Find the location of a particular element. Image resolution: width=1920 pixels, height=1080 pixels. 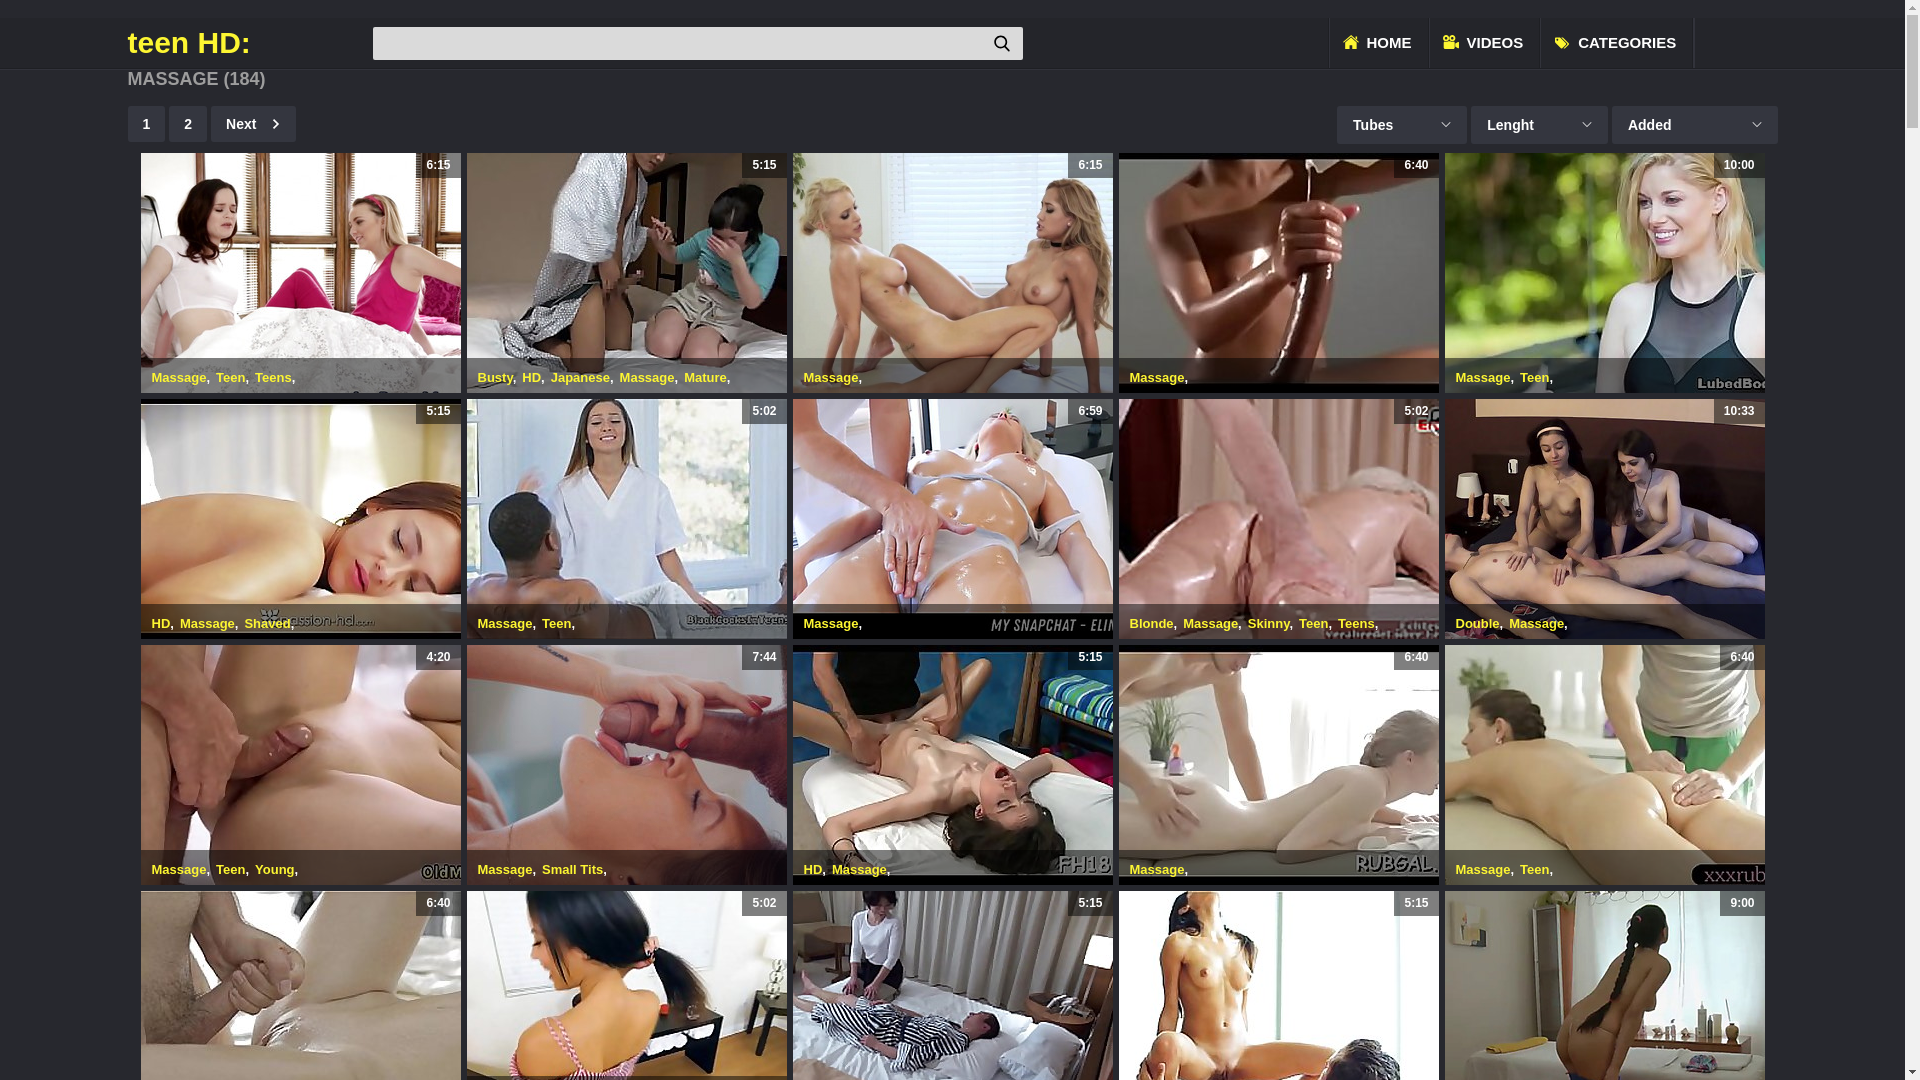

'4:20' is located at coordinates (298, 764).